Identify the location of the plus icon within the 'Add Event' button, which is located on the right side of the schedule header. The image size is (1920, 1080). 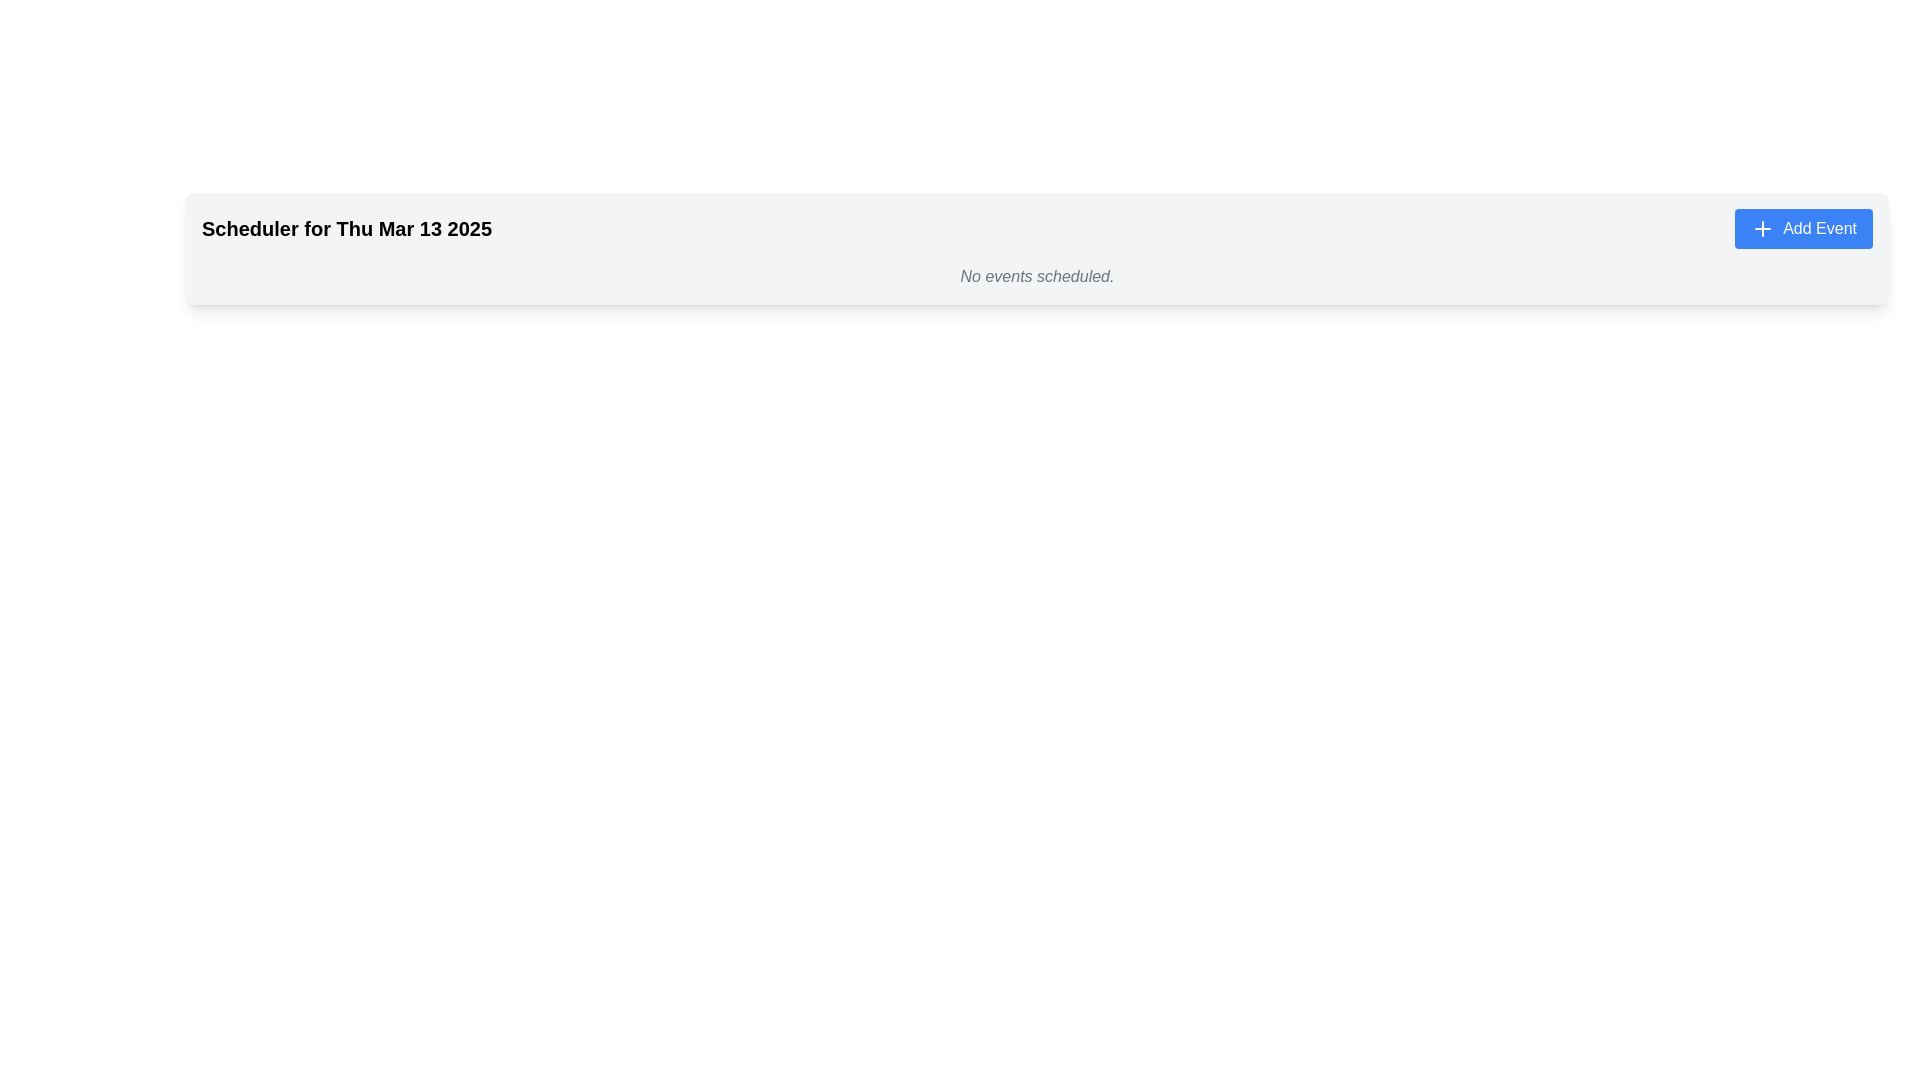
(1763, 227).